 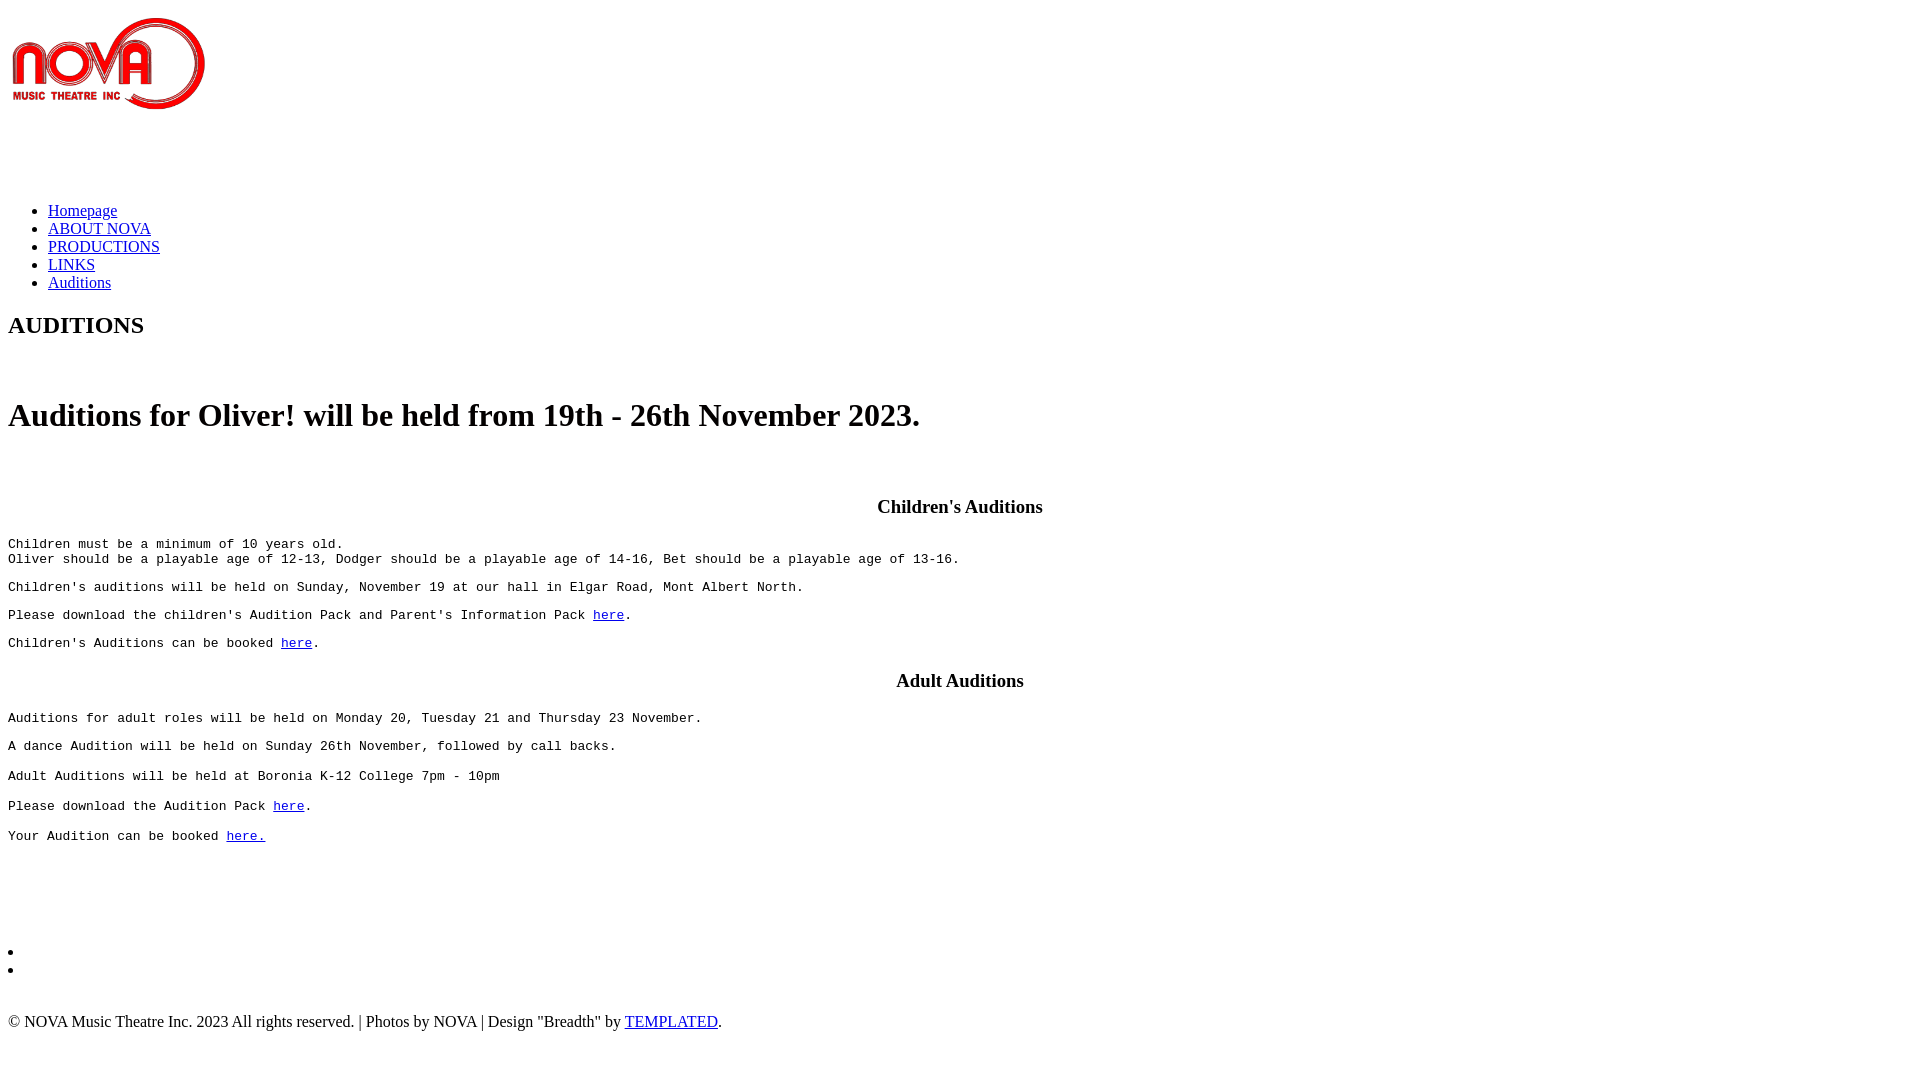 I want to click on 'PRODUCTIONS', so click(x=103, y=245).